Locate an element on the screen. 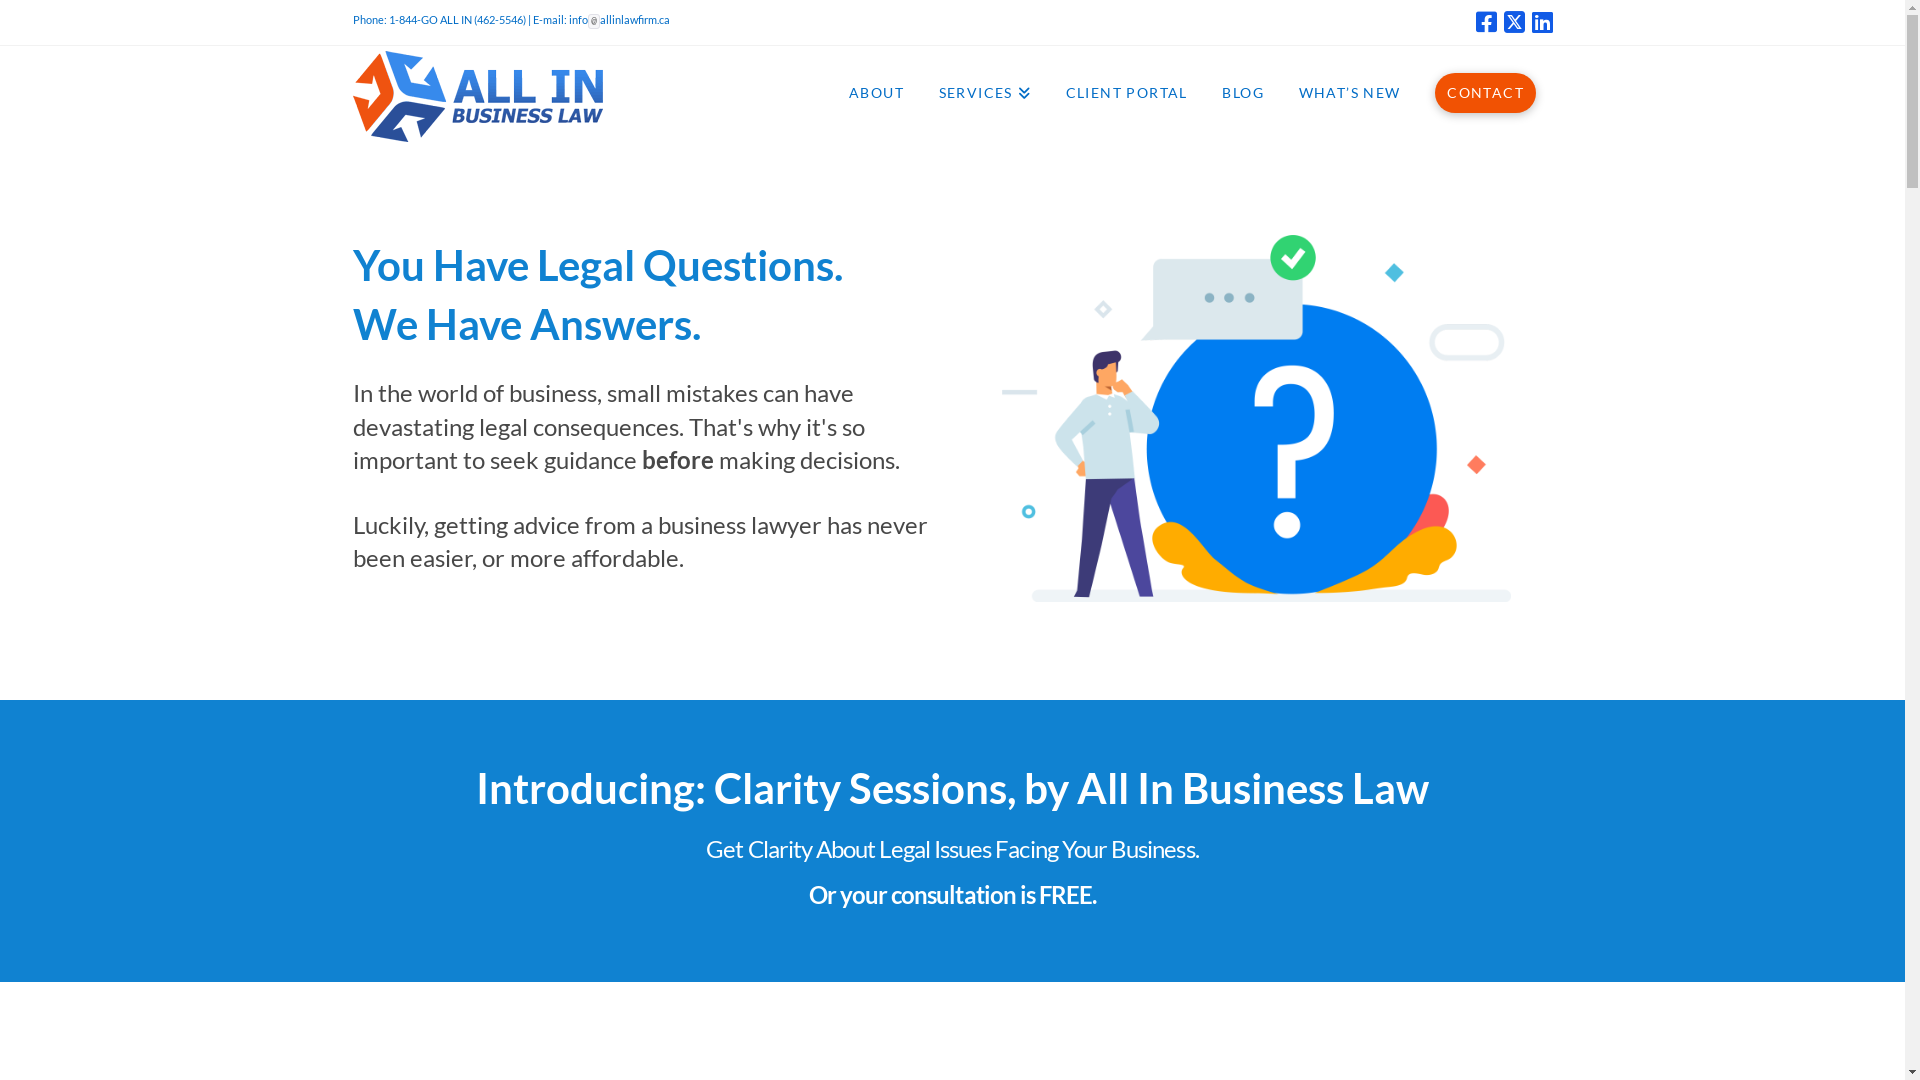 This screenshot has height=1080, width=1920. 'SERVICES' is located at coordinates (920, 91).